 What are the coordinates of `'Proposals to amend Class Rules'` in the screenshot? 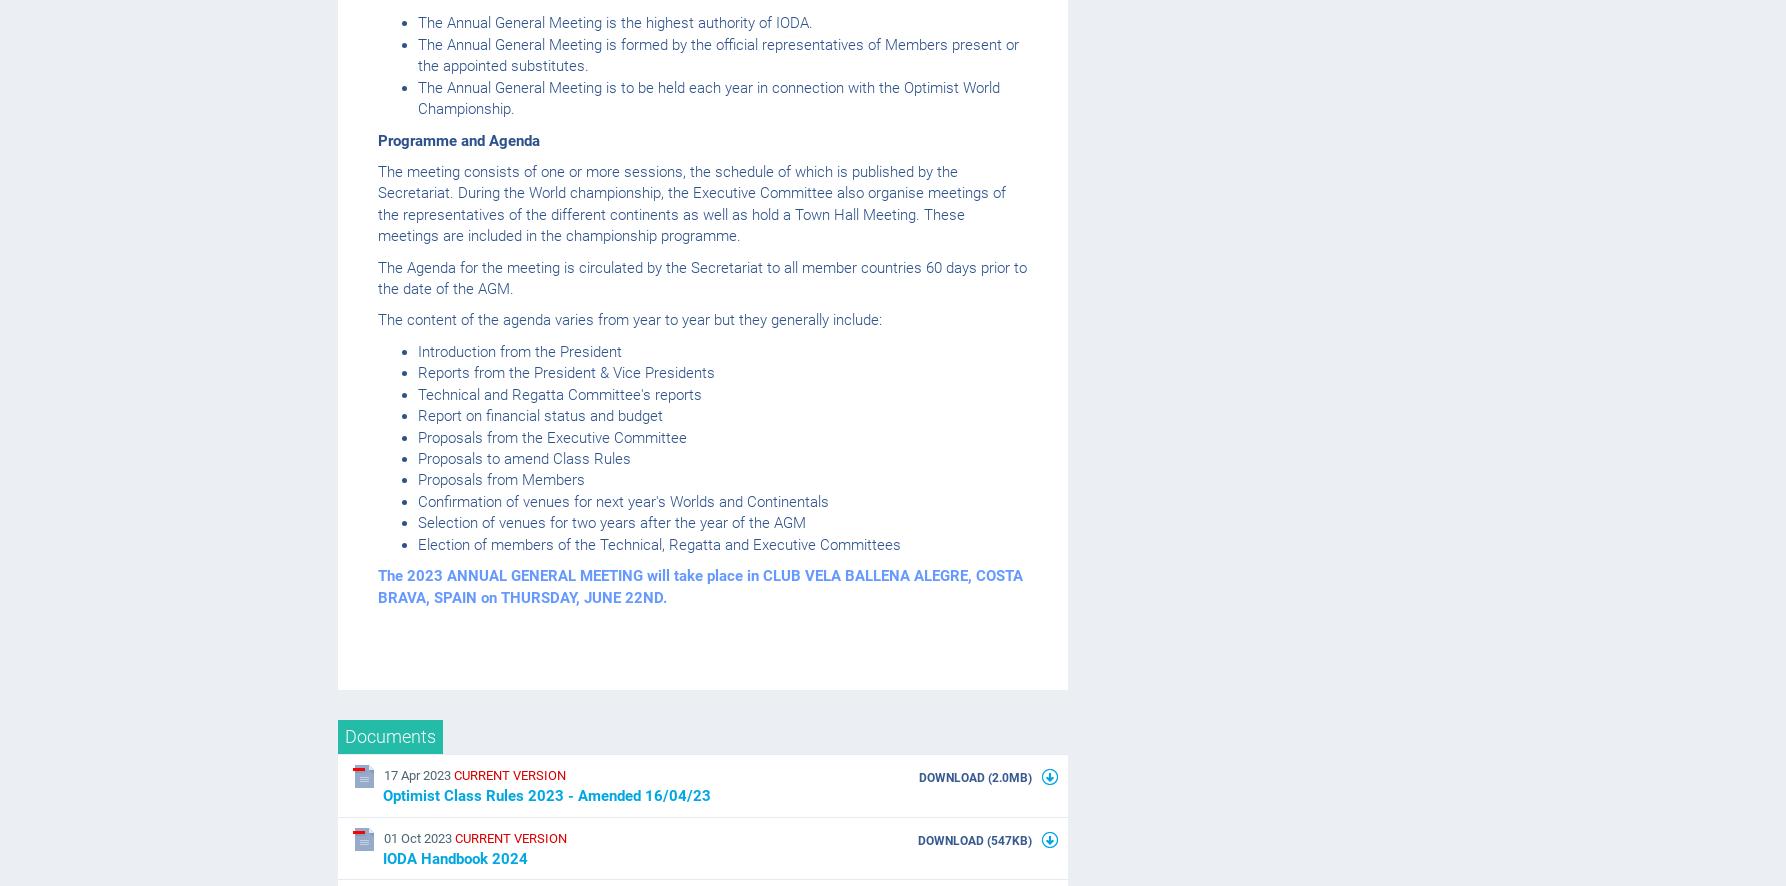 It's located at (523, 457).